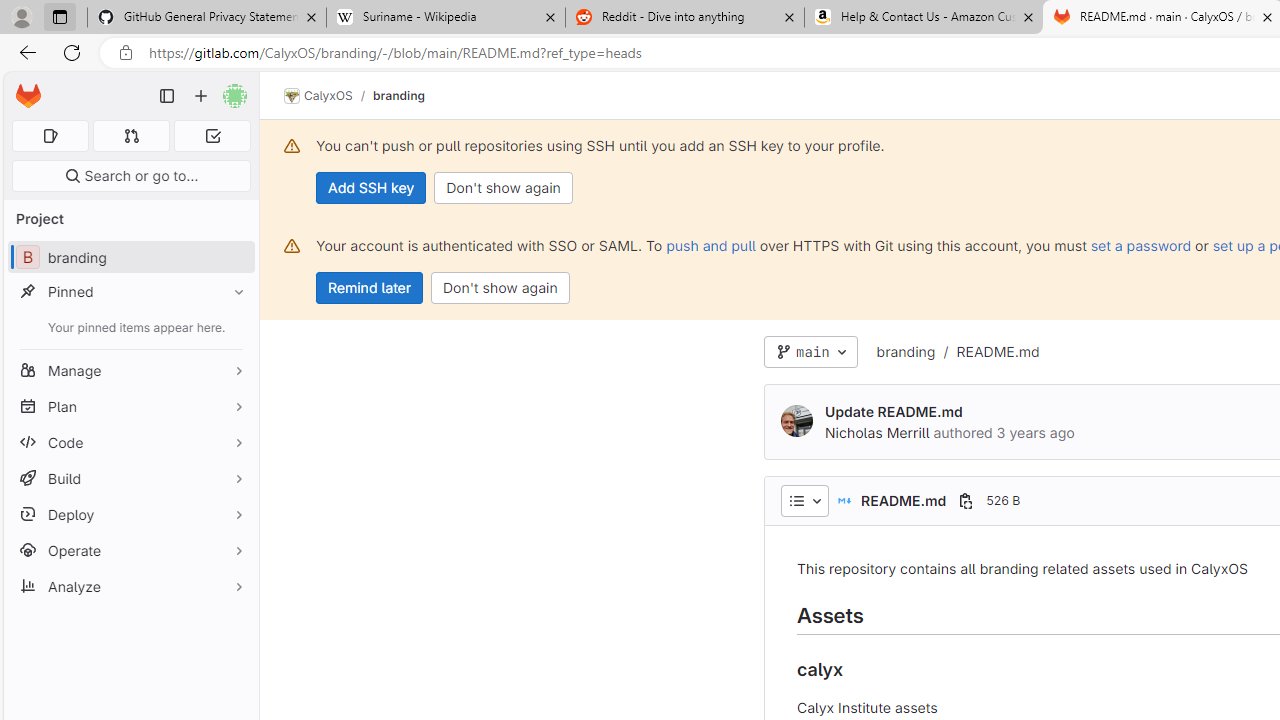 The width and height of the screenshot is (1280, 720). I want to click on 'set a password', so click(1141, 244).